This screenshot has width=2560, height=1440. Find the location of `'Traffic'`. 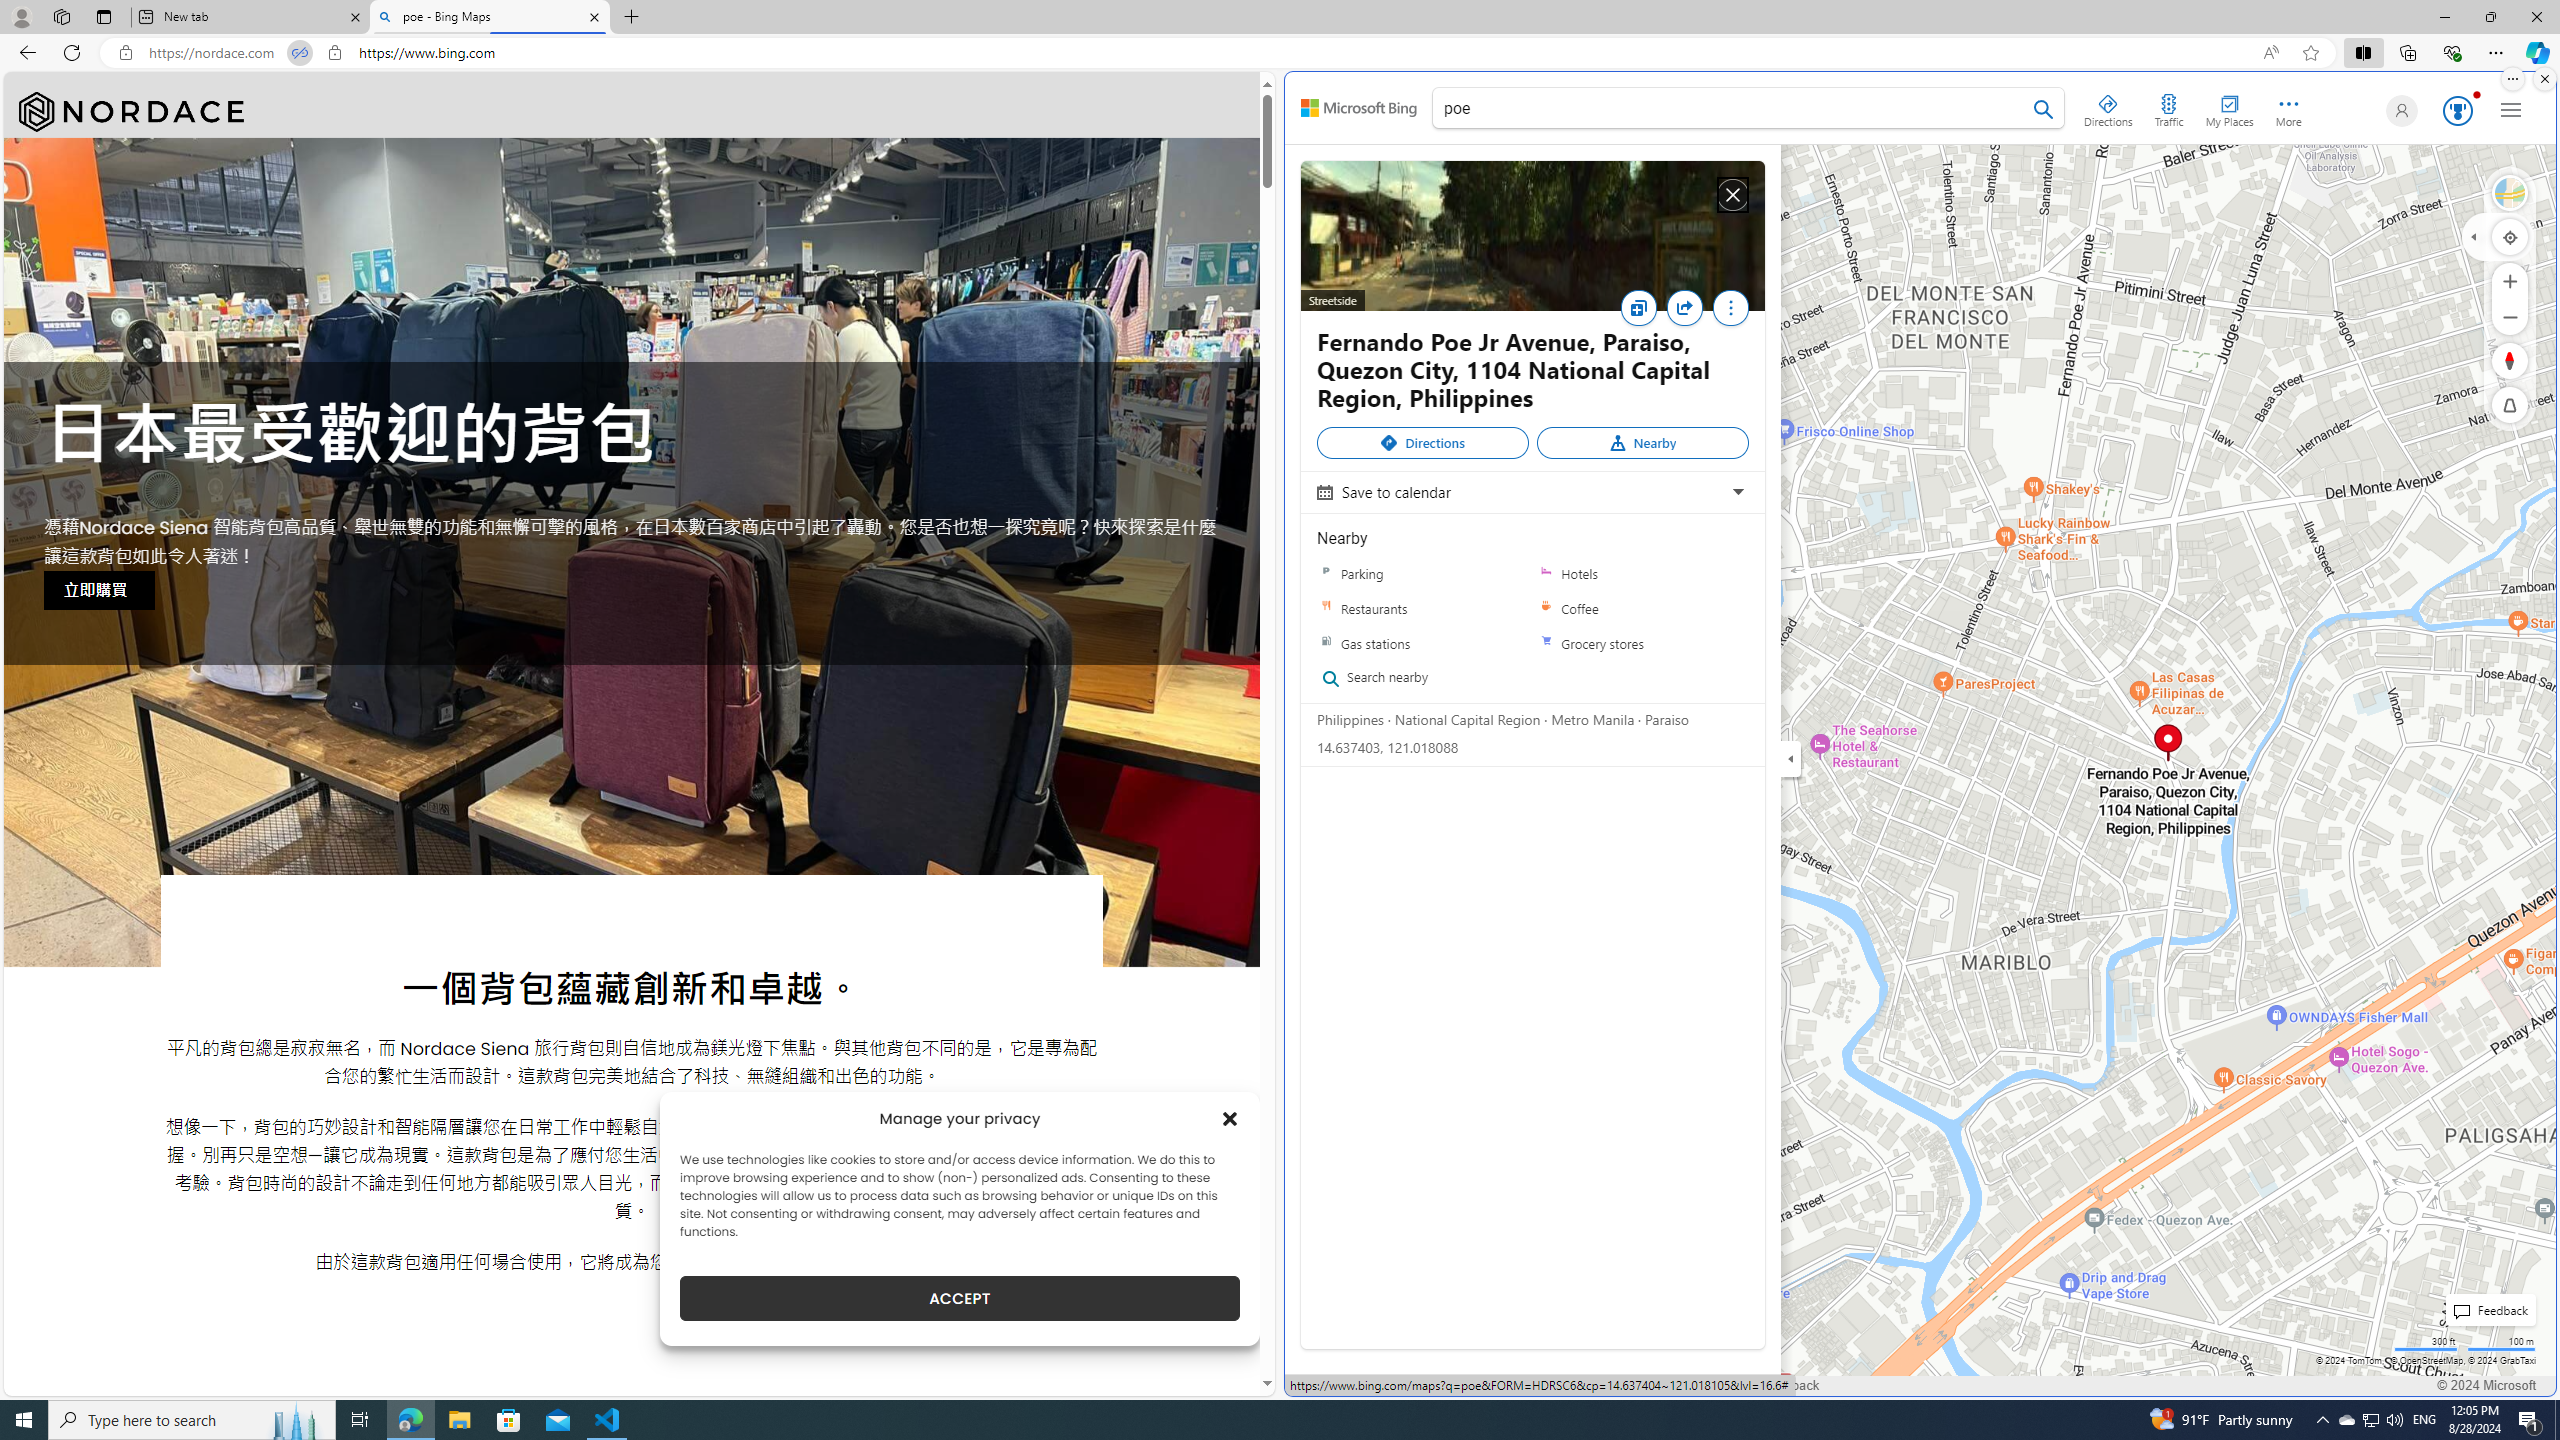

'Traffic' is located at coordinates (2168, 107).